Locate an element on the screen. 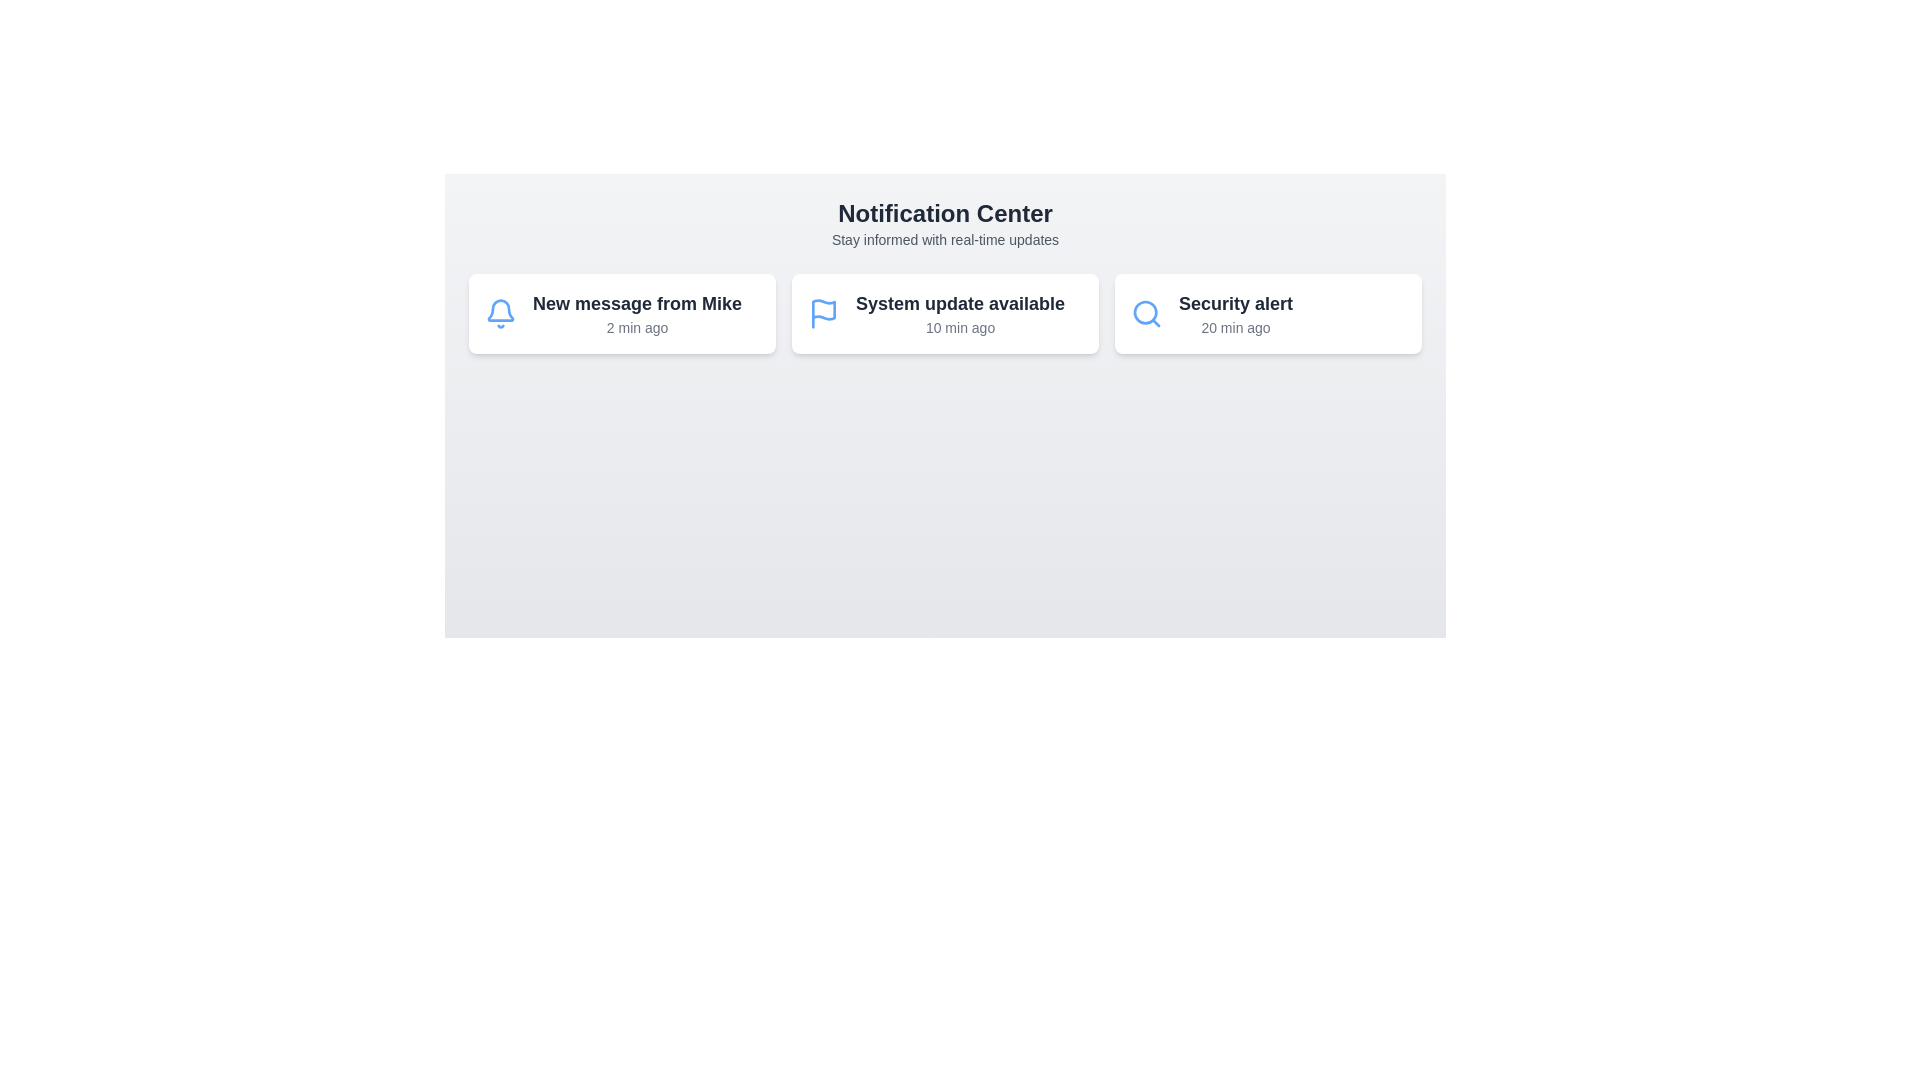  the Text block that serves as a header for the 'Notification Center', which provides a title and brief description of its purpose is located at coordinates (944, 223).